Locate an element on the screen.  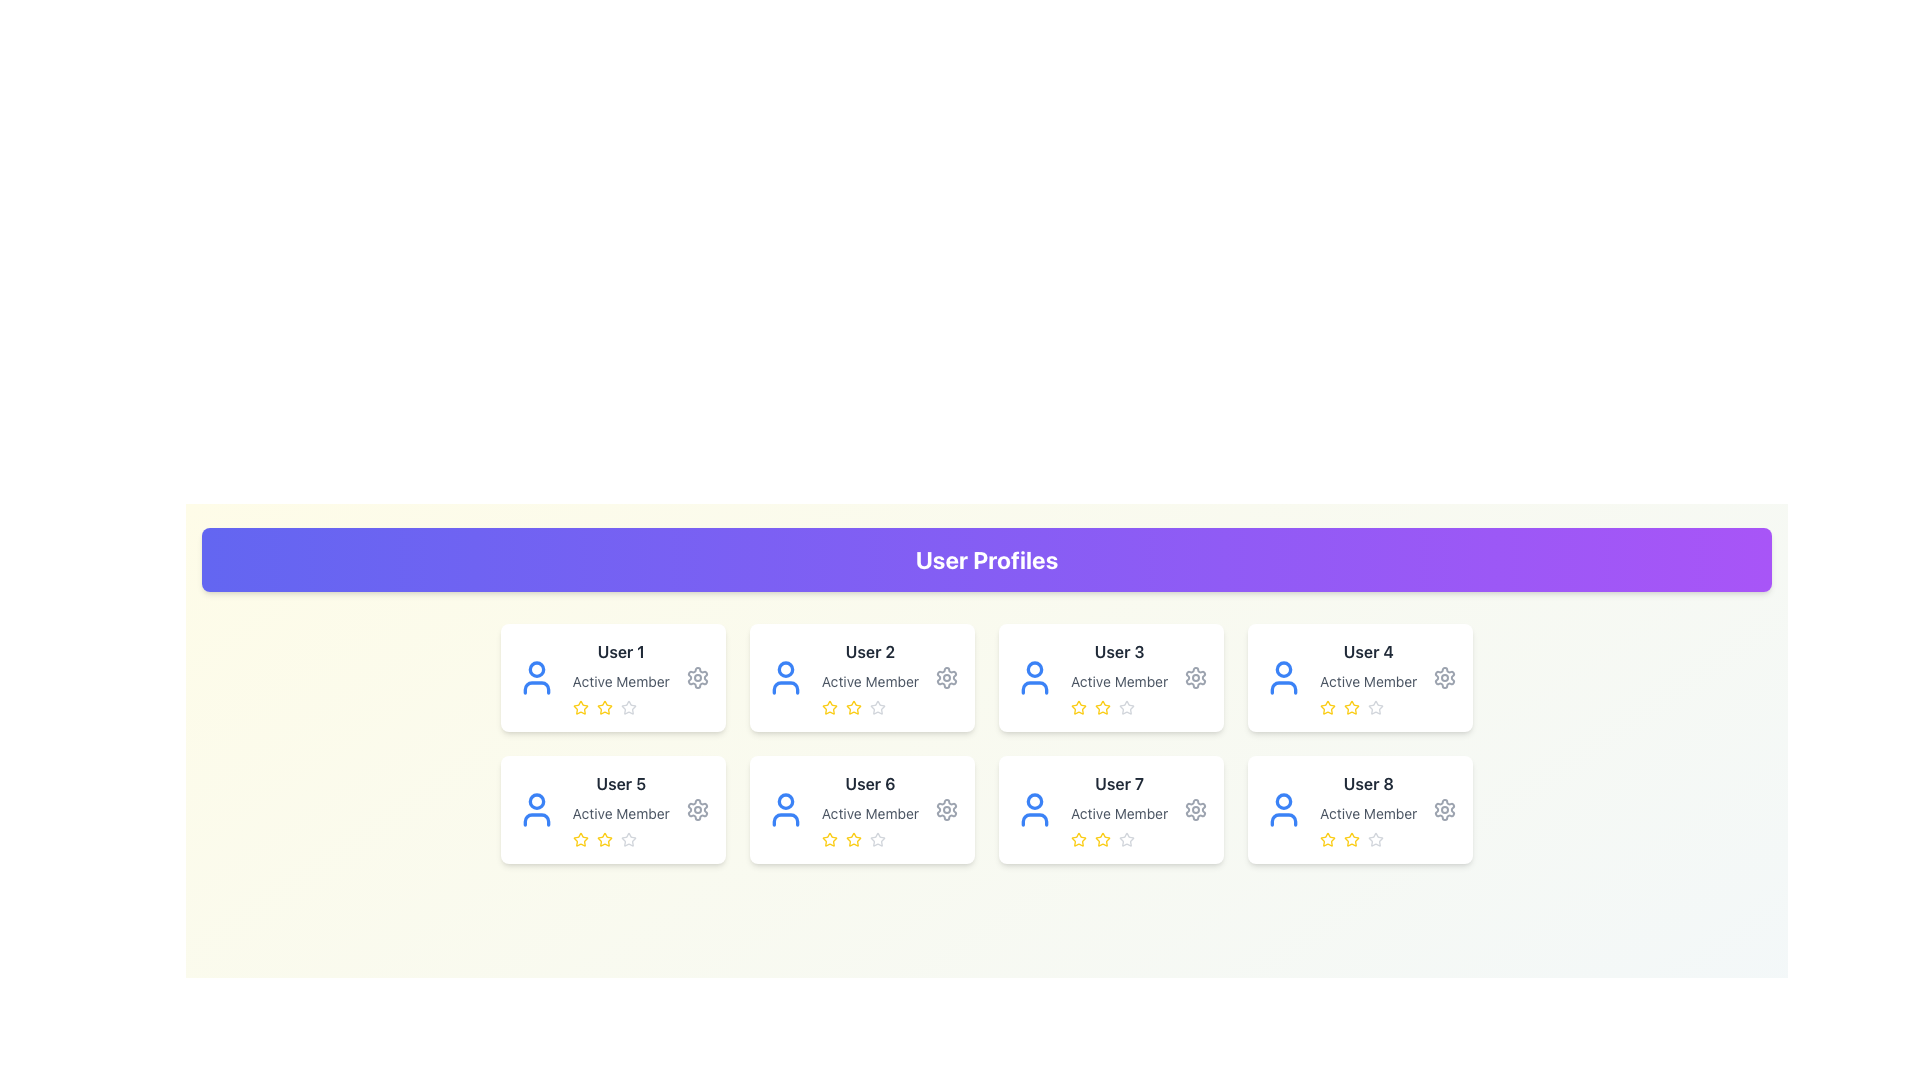
the first star in the rating feature for 'User 5' located underneath the 'User 5 Active Member' card in the bottom-left section of the 'User Profiles' grid layout to rate it is located at coordinates (579, 839).